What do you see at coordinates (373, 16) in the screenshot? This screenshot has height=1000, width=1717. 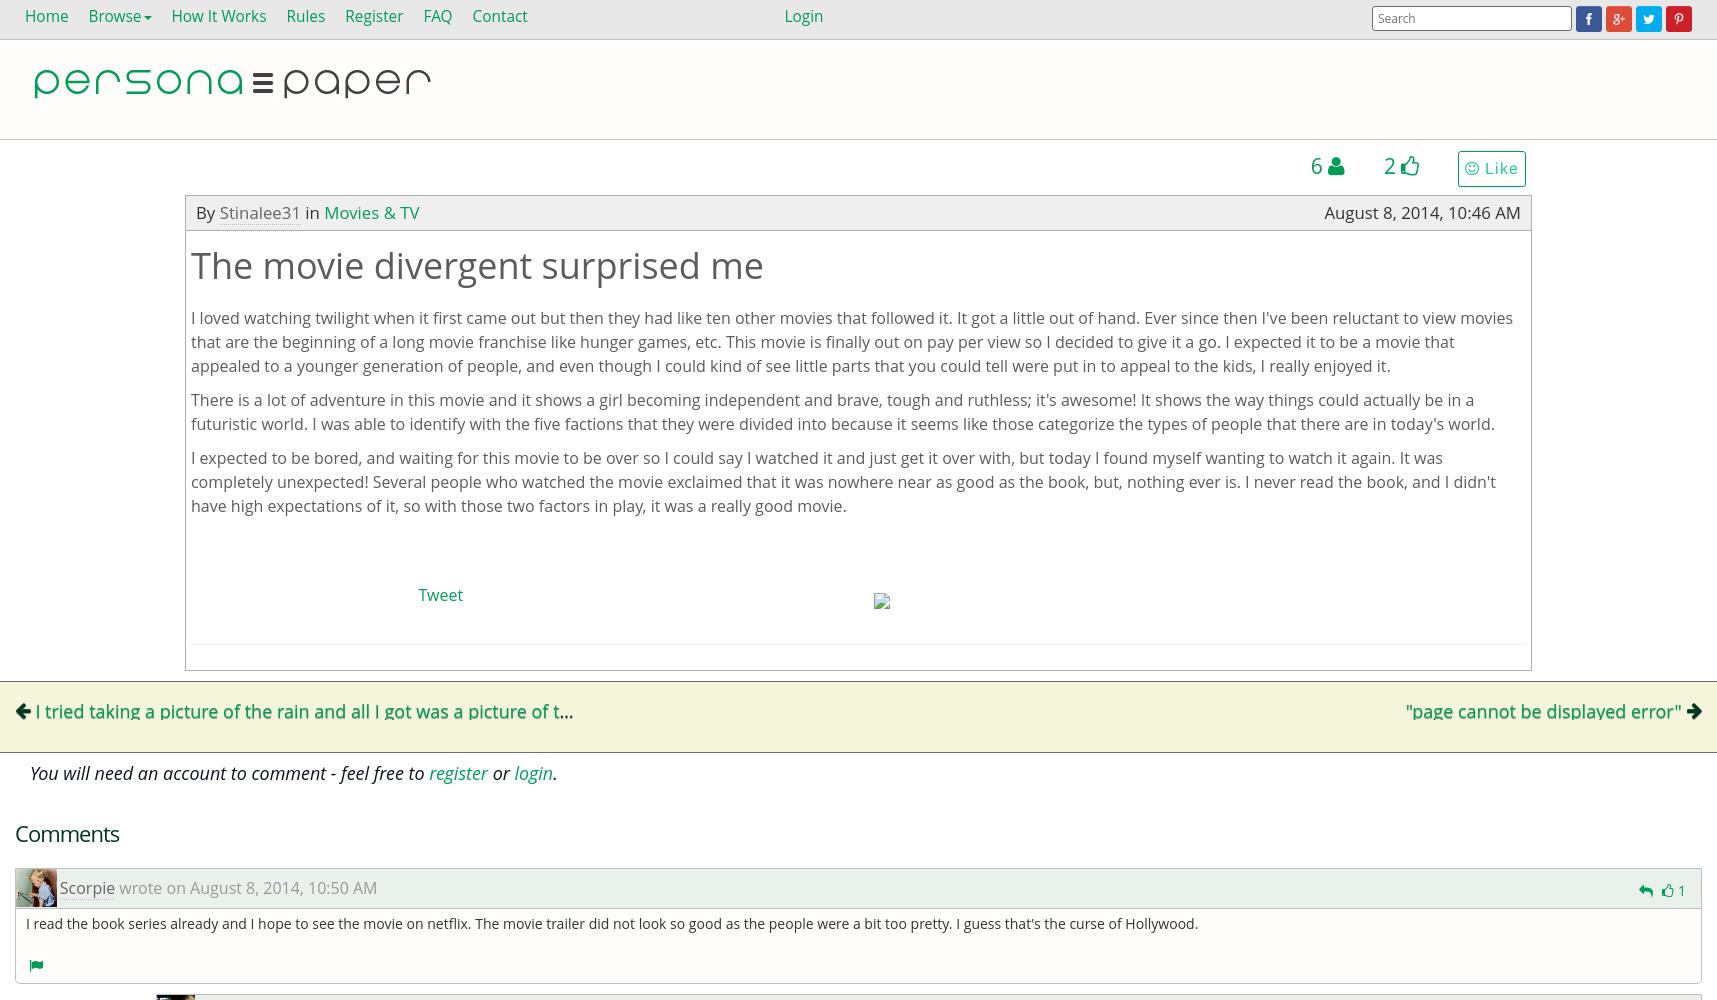 I see `'Register'` at bounding box center [373, 16].